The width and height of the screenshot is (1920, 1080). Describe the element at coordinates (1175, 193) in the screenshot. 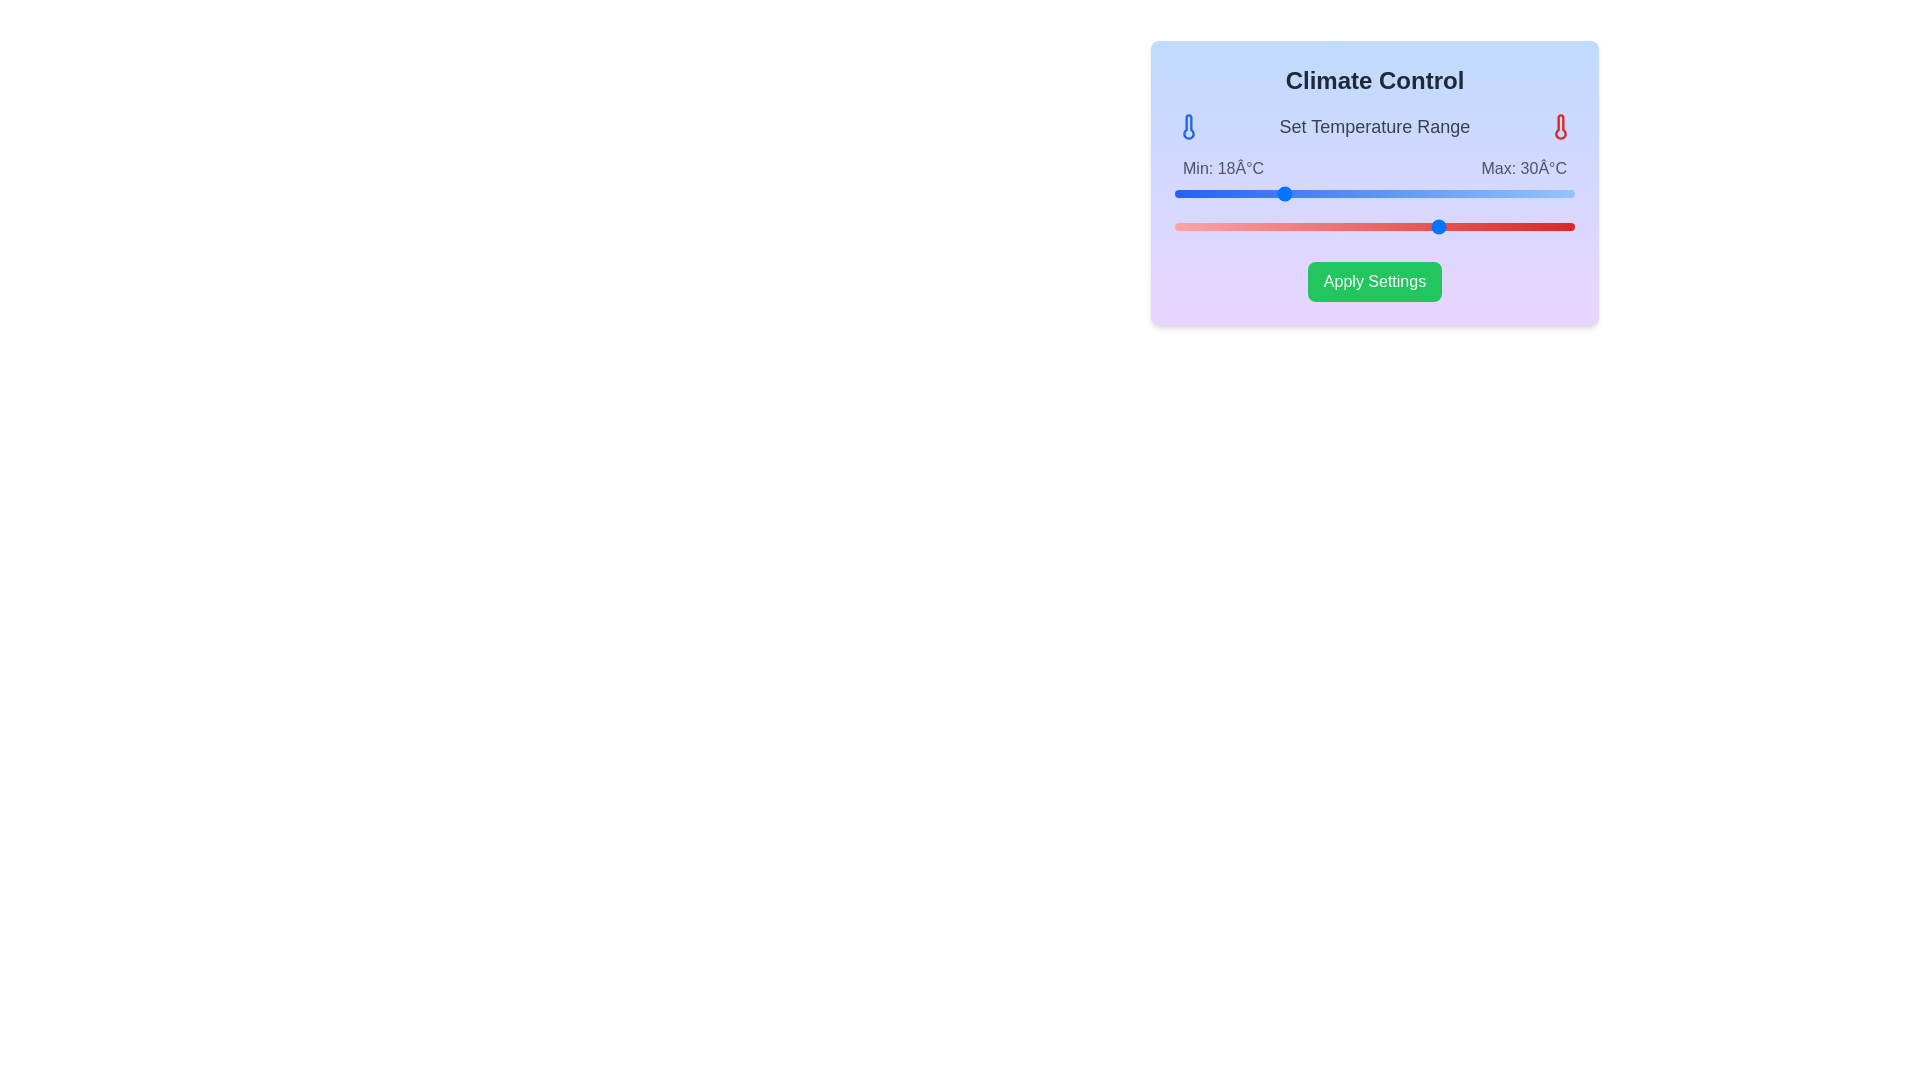

I see `the left slider to set the minimum temperature to 10°C` at that location.